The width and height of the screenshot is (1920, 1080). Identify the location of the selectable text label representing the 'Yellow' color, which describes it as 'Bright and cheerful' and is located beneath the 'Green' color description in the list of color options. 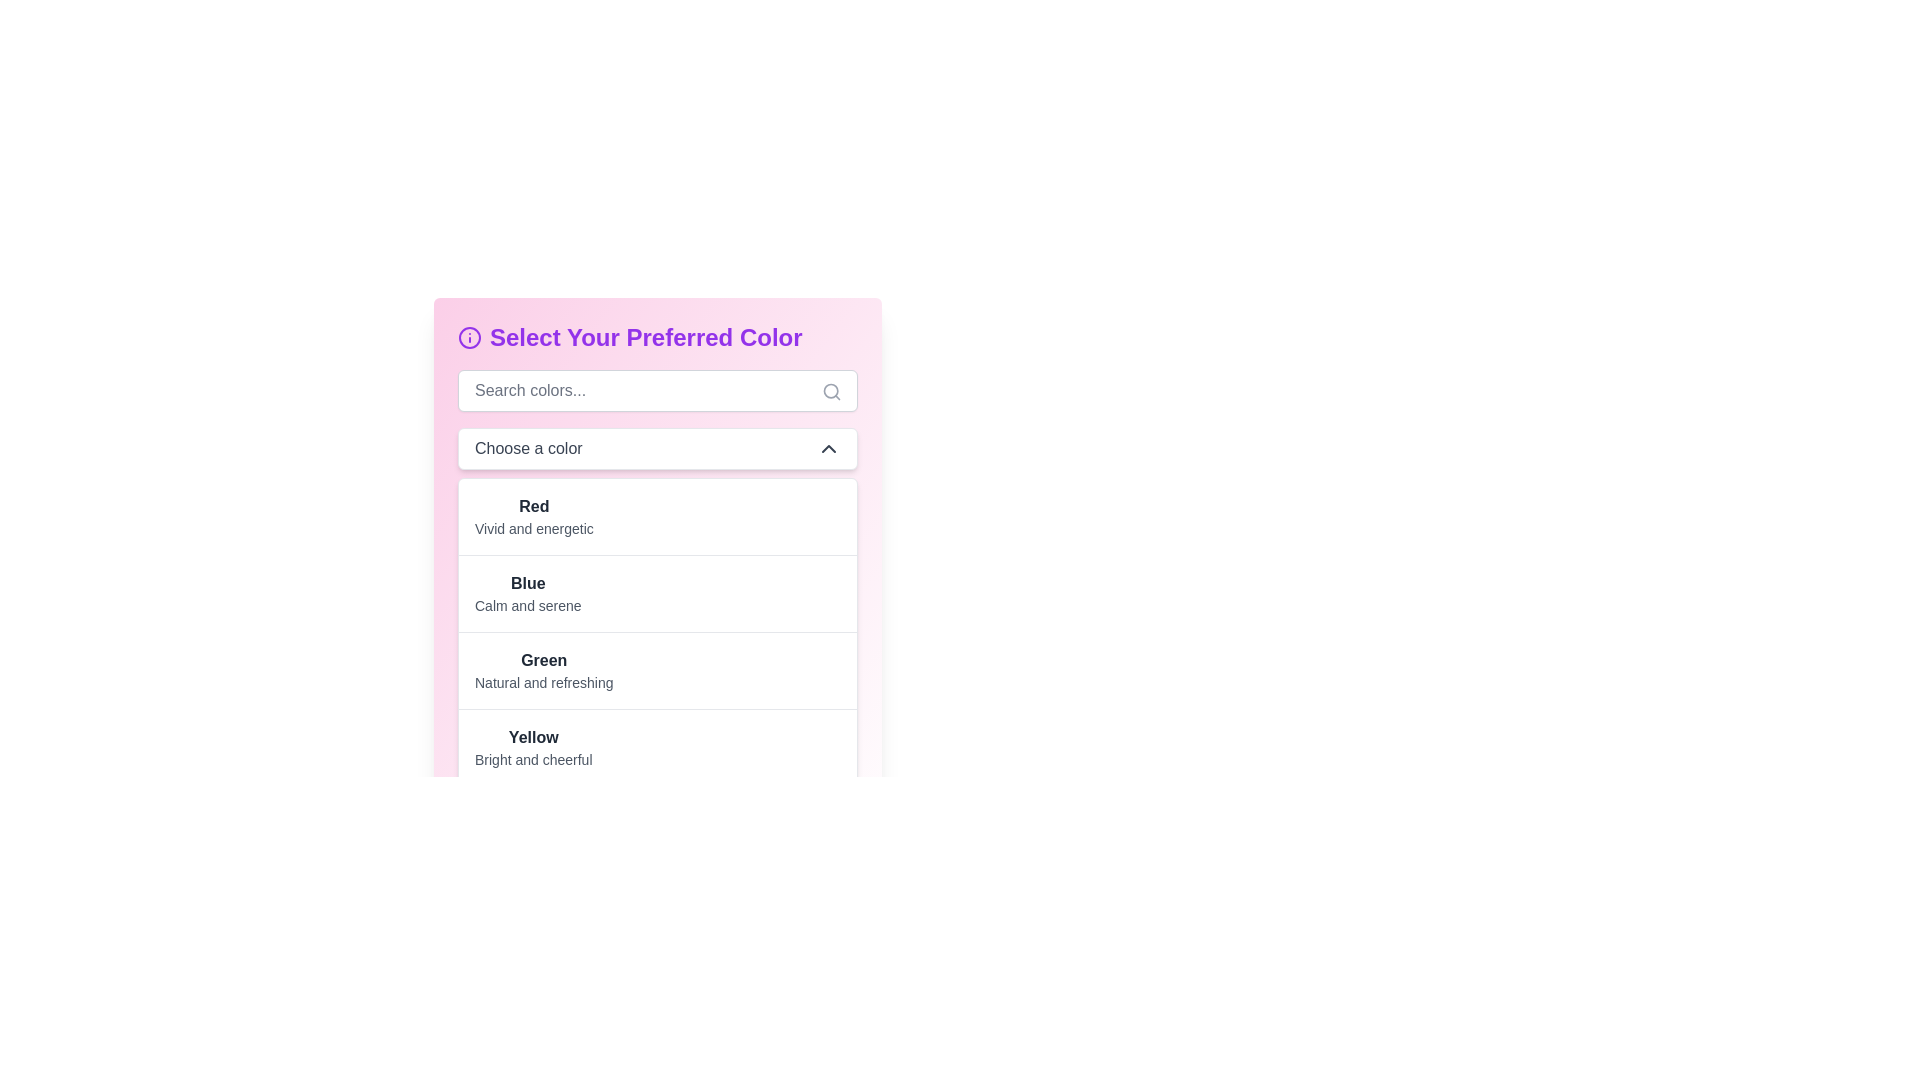
(533, 748).